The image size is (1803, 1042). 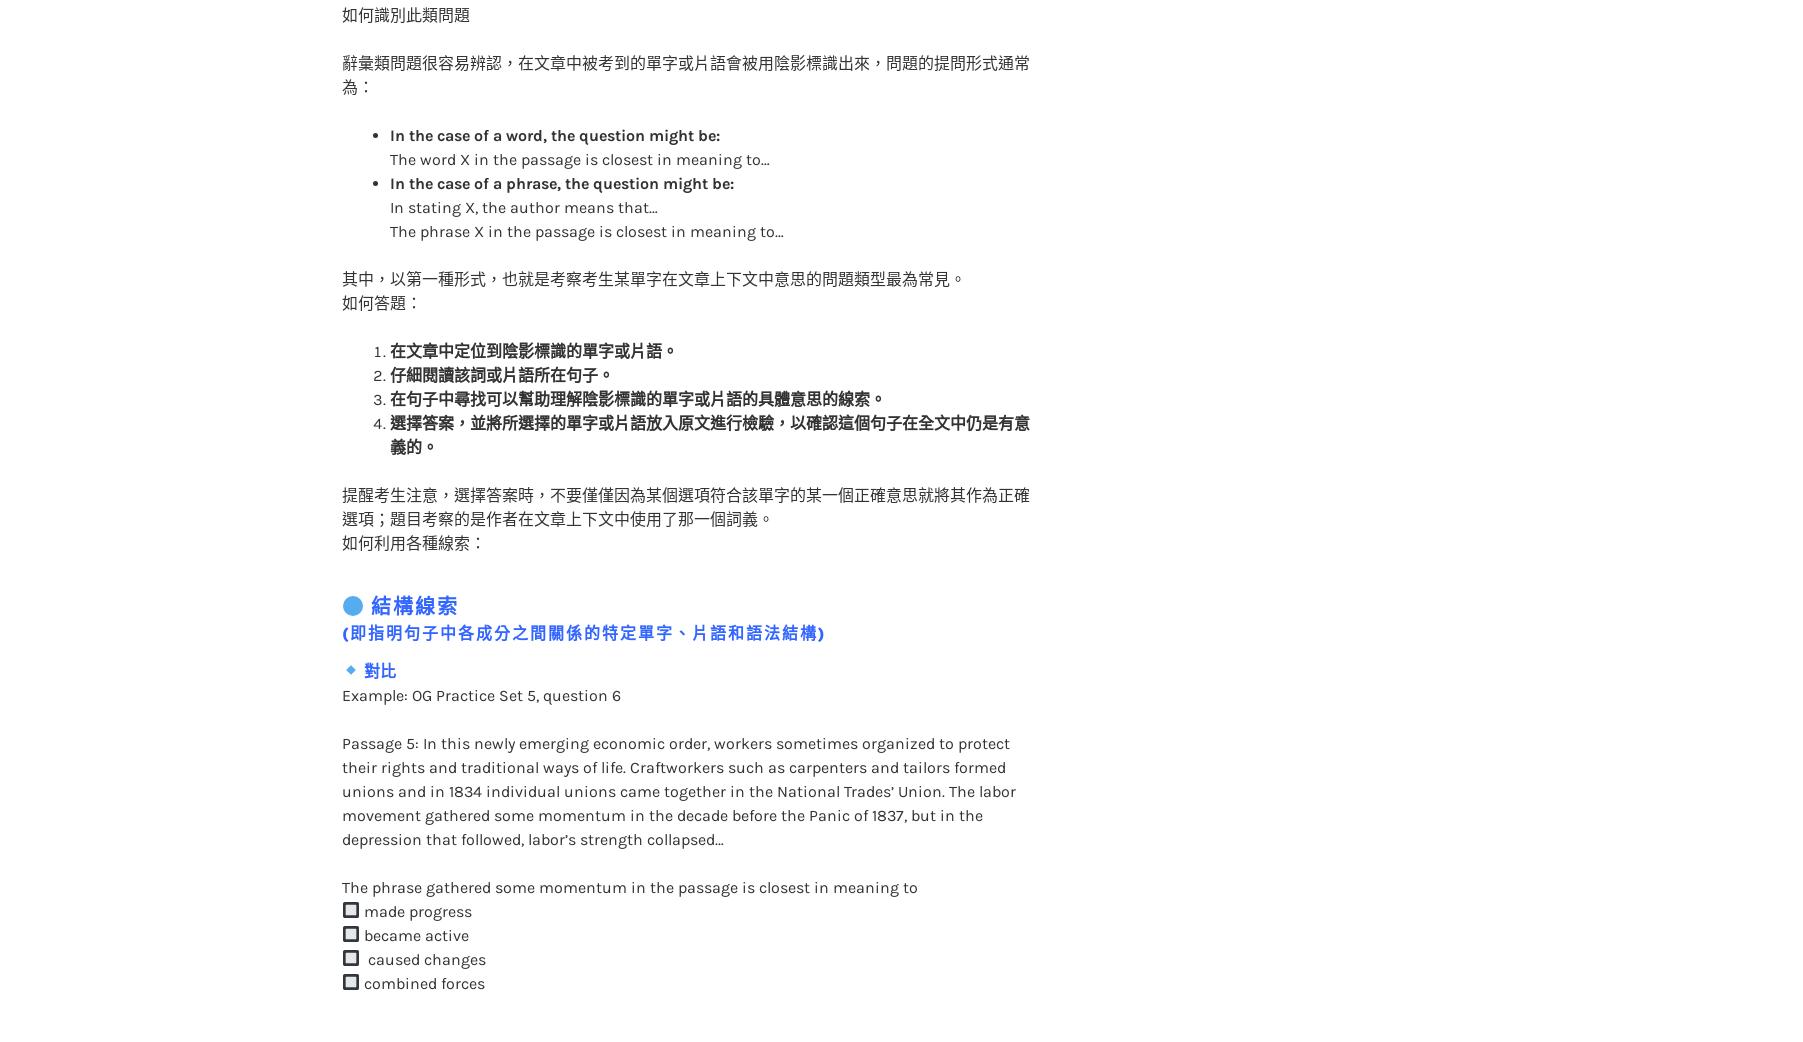 I want to click on '(即指明句子中各成分之間關係的特定單字、片語和語法結構)', so click(x=339, y=591).